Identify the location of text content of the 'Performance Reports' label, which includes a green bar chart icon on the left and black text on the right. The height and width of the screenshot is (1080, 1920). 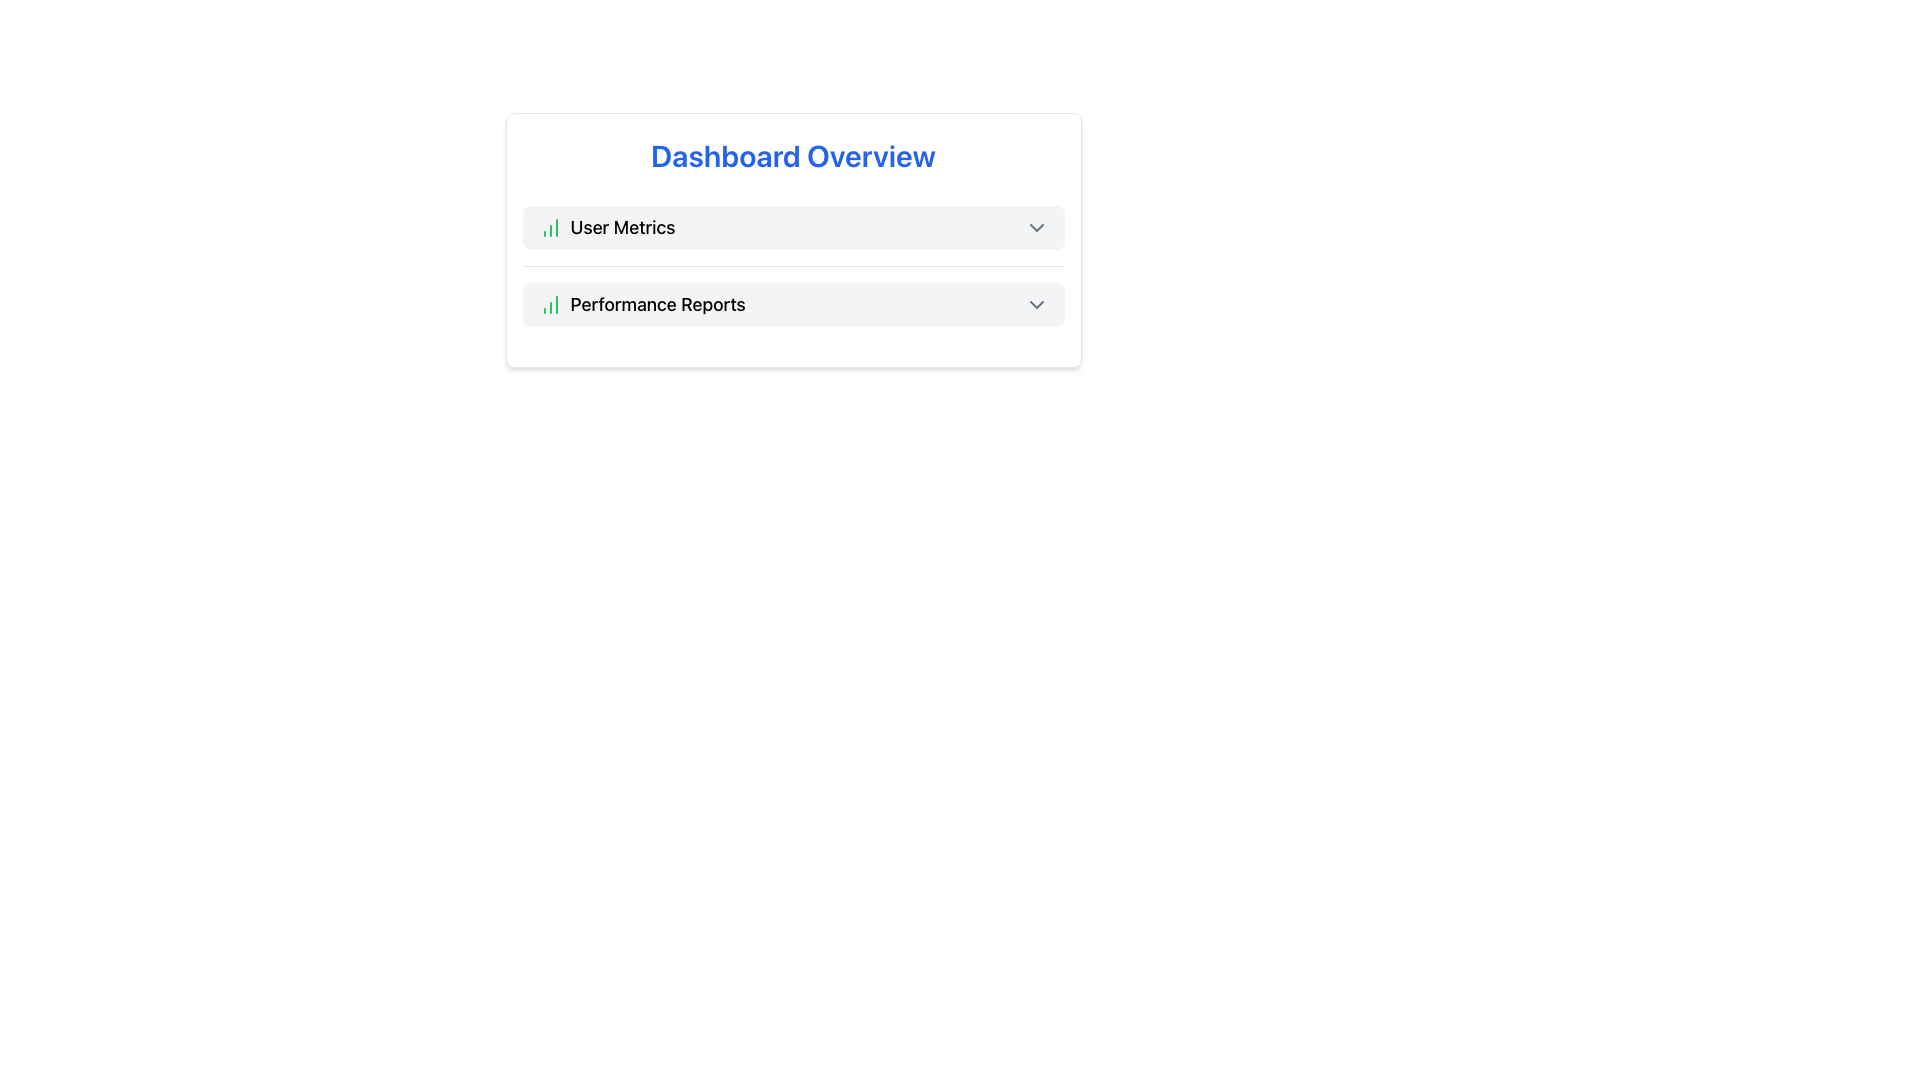
(642, 304).